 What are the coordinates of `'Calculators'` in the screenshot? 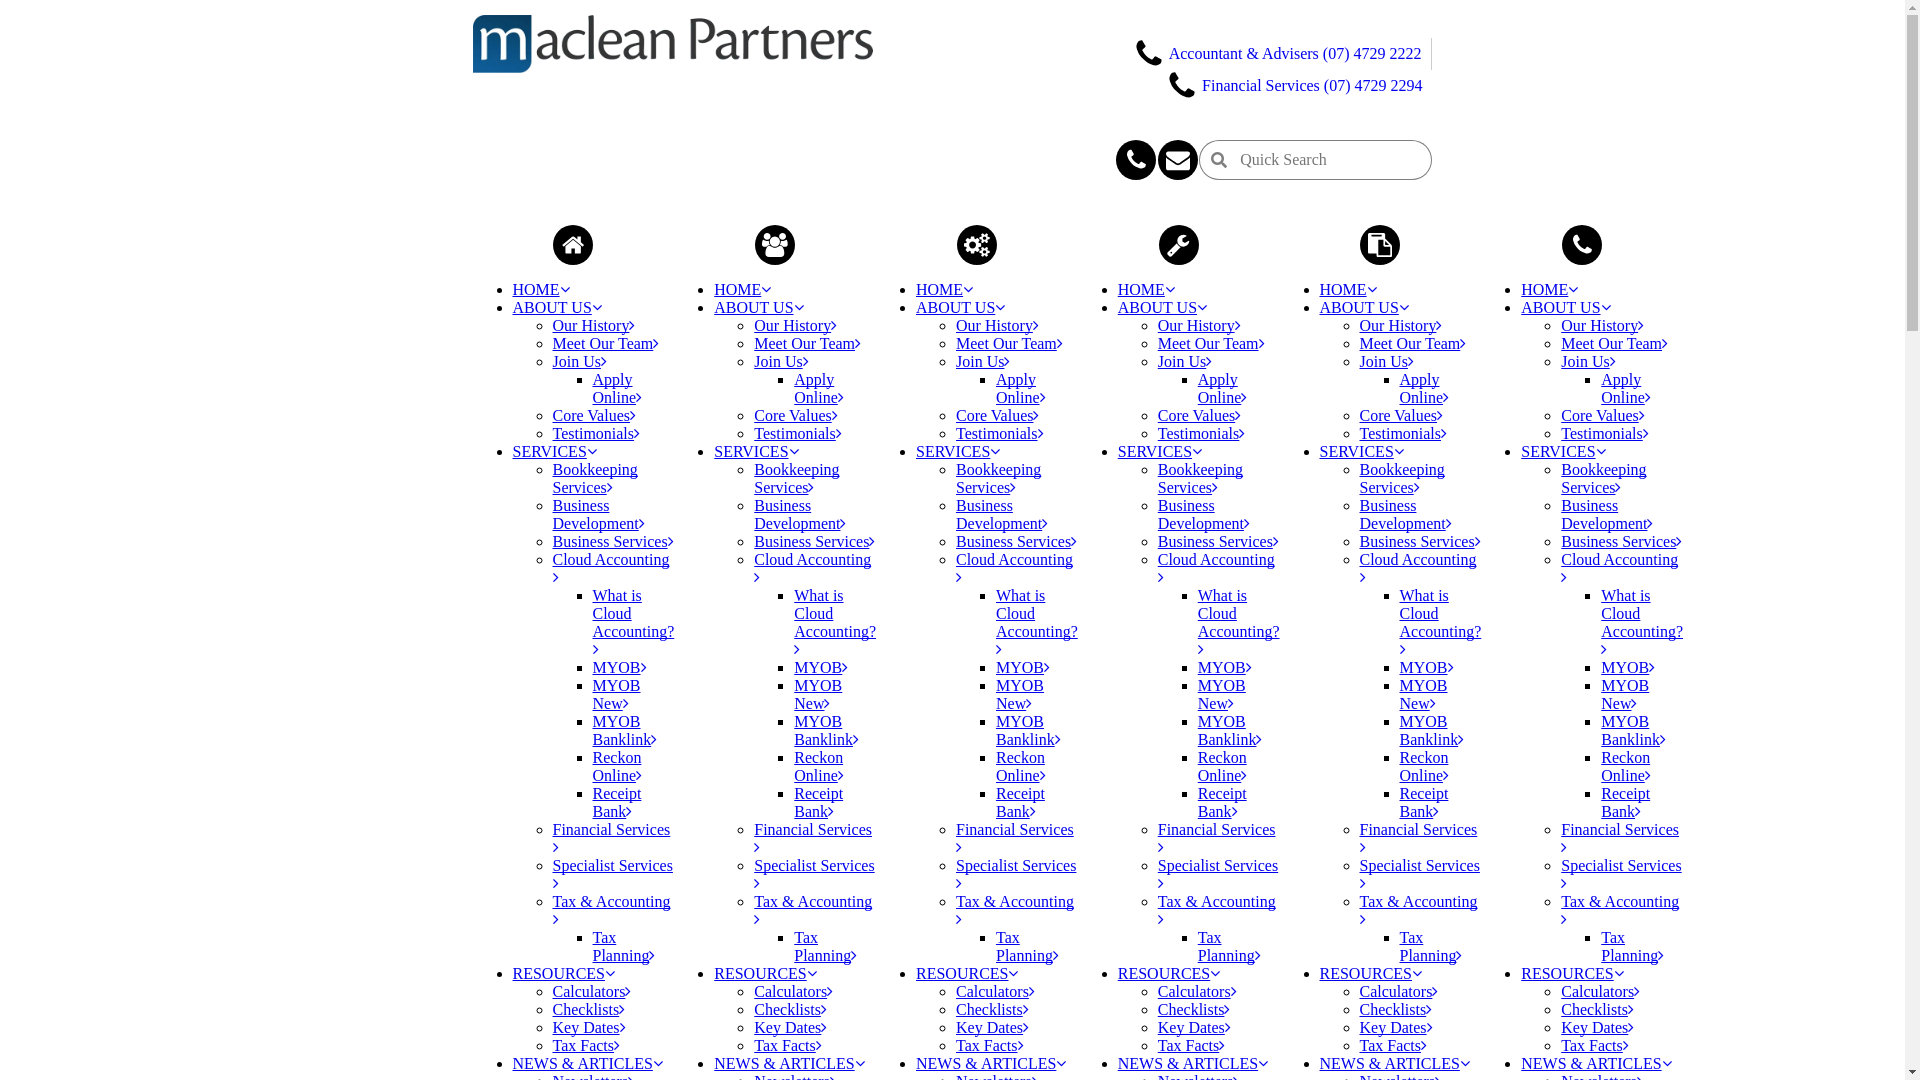 It's located at (1398, 991).